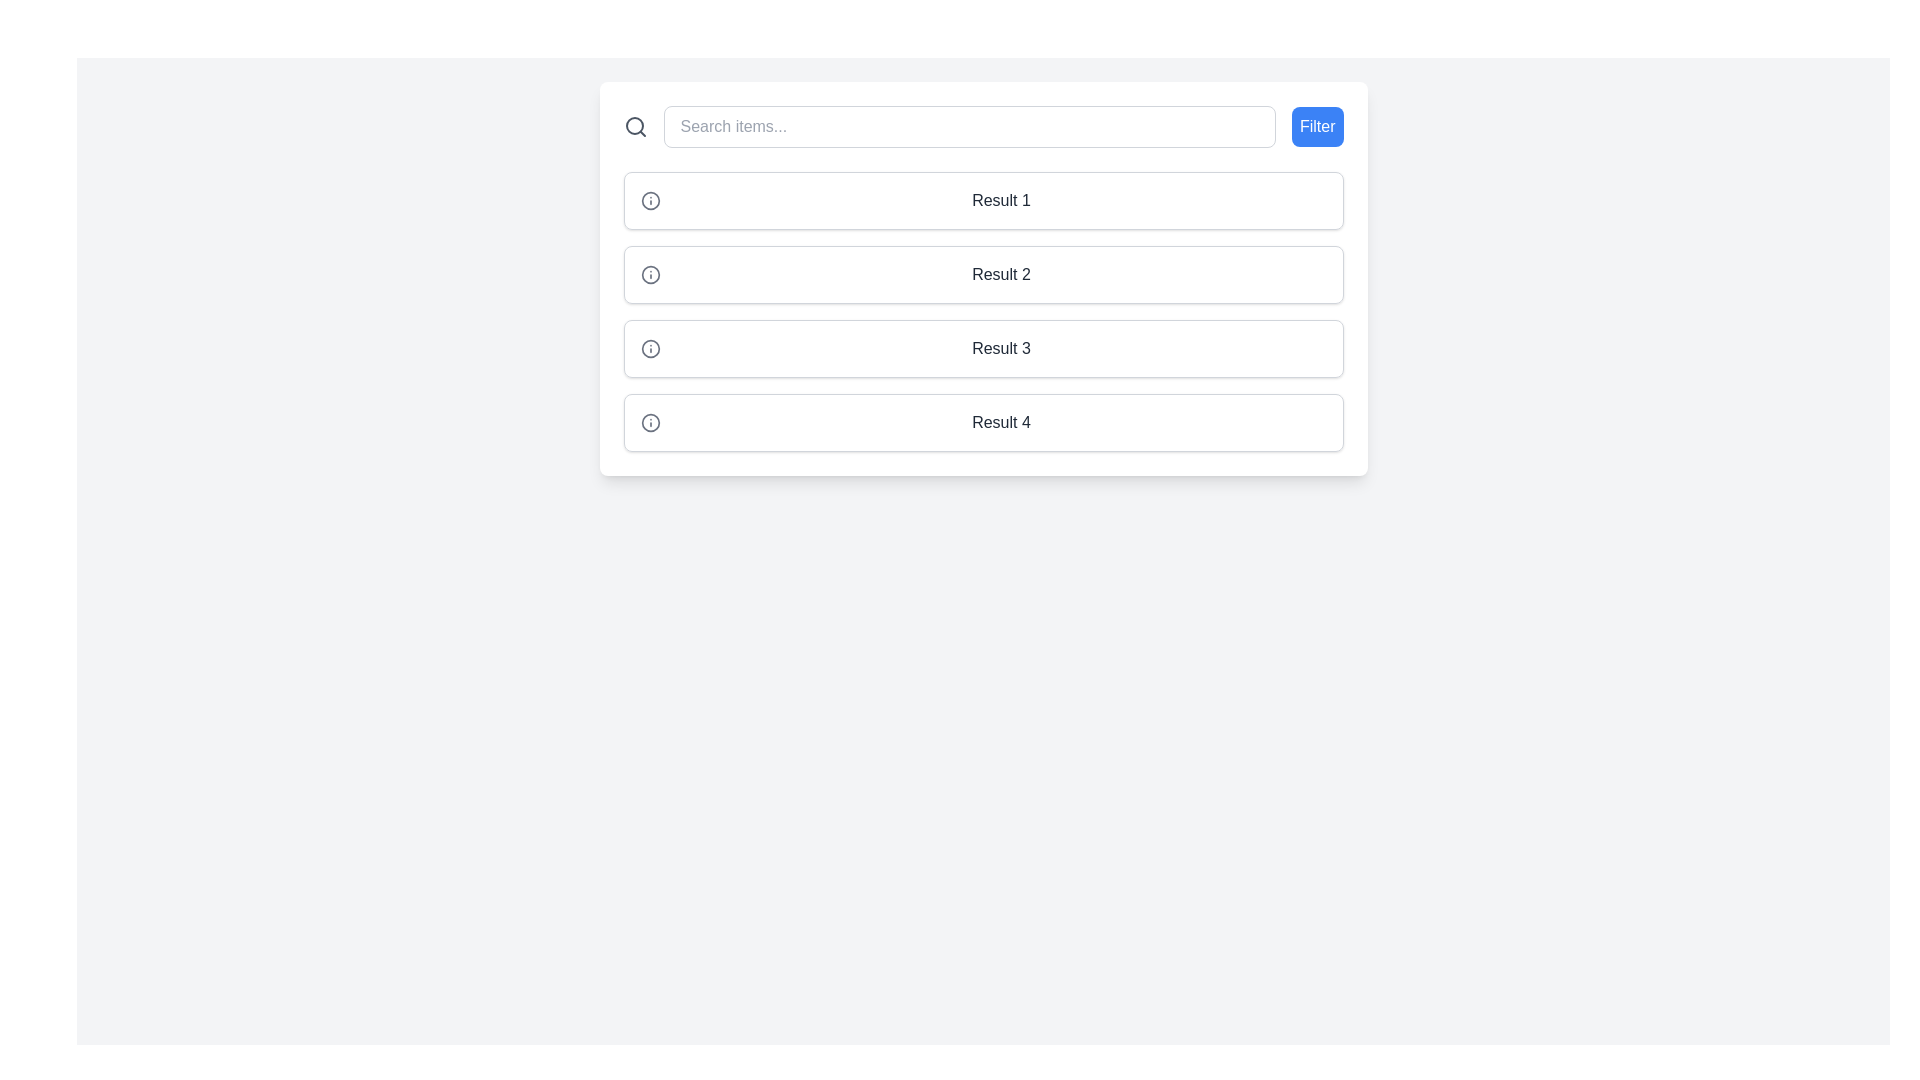 The image size is (1920, 1080). Describe the element at coordinates (650, 347) in the screenshot. I see `the circular gray icon with an information symbol located on the left side of the 'Result 3' row` at that location.